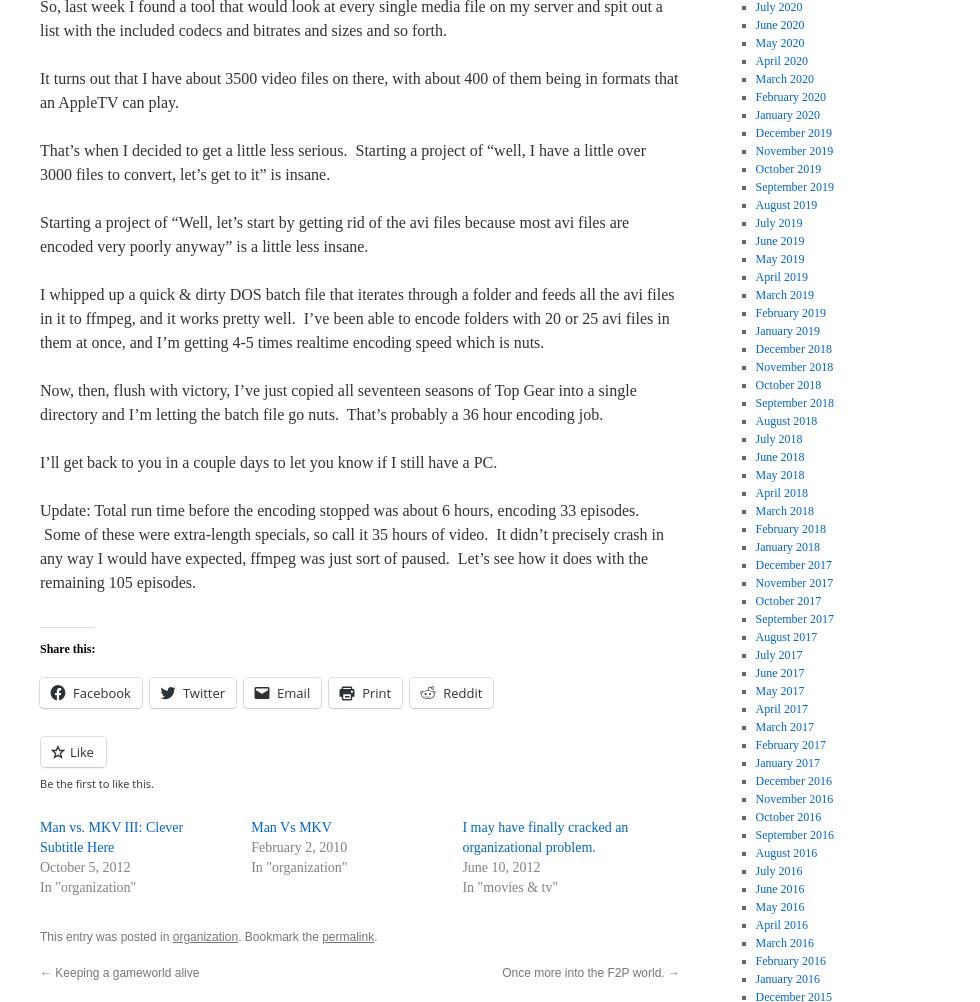 This screenshot has height=1002, width=980. I want to click on 'October 2017', so click(788, 599).